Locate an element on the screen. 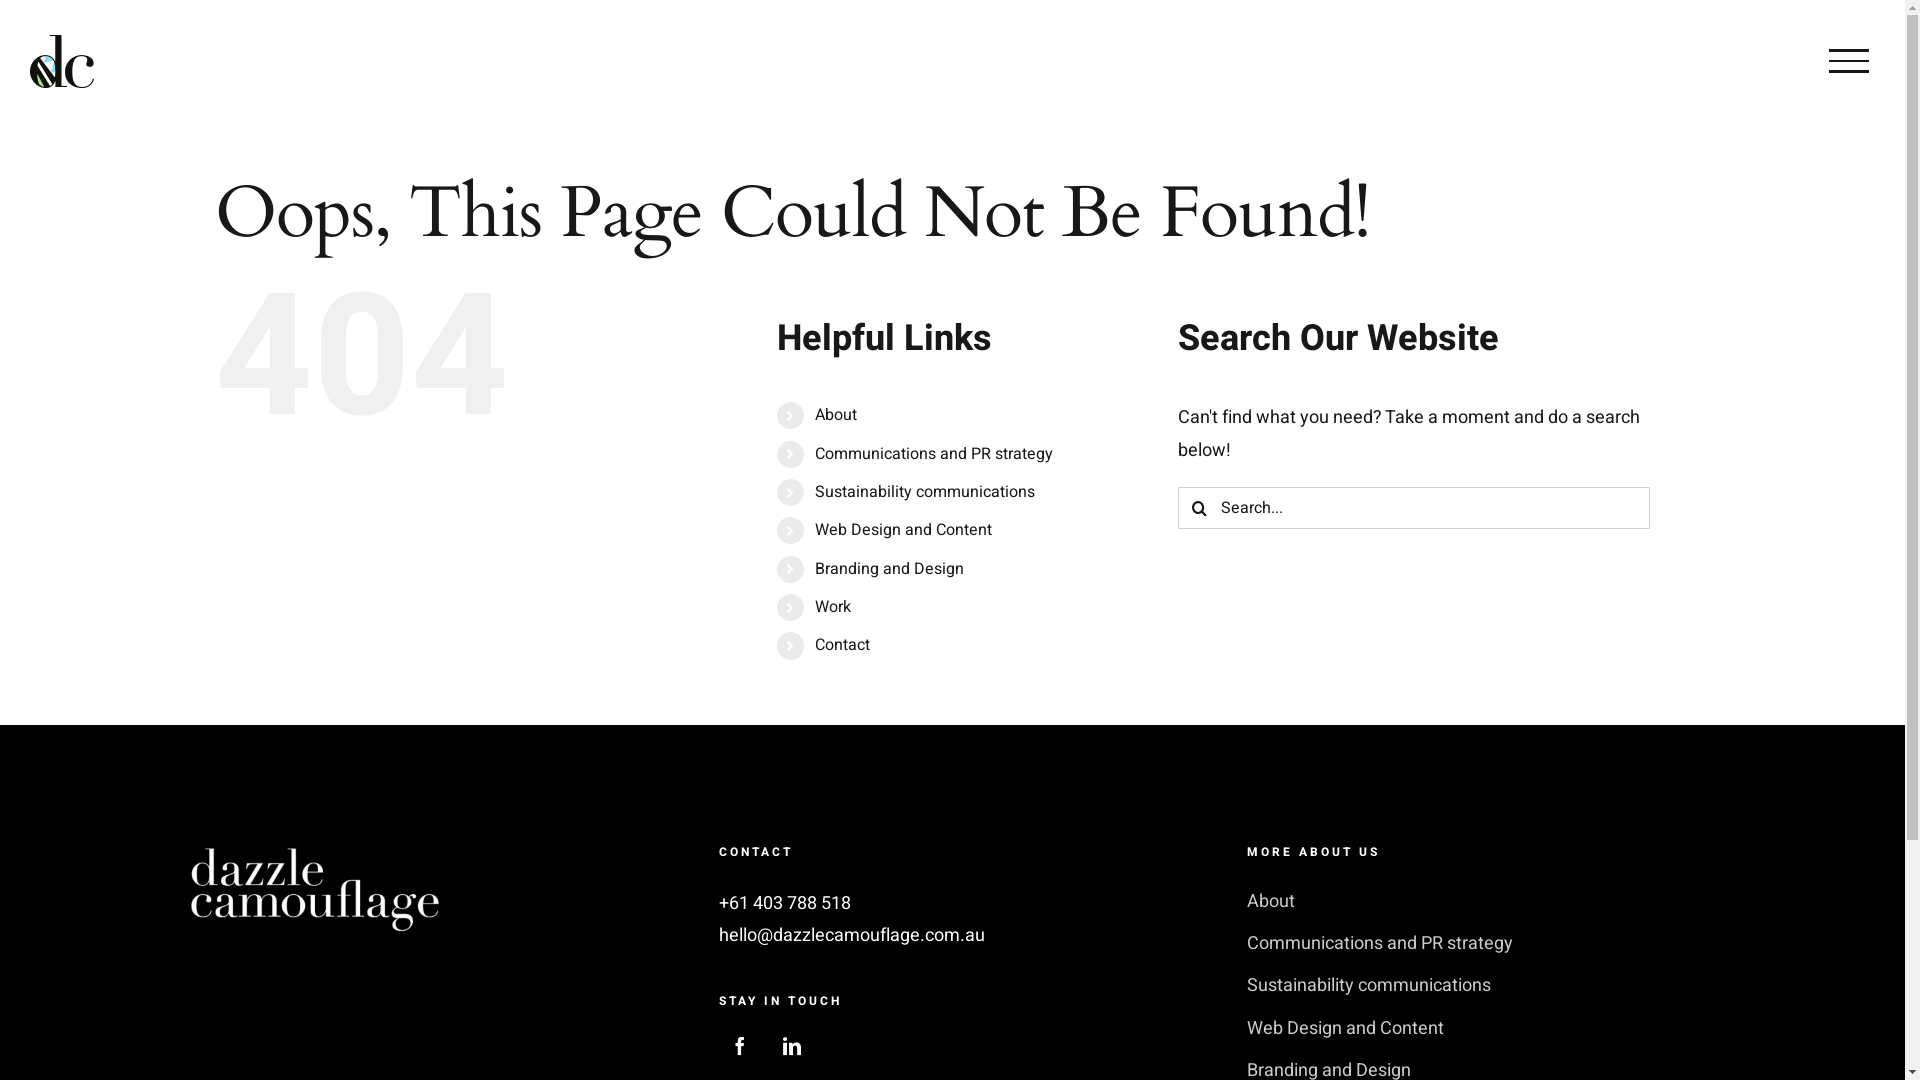  'Work' is located at coordinates (833, 605).